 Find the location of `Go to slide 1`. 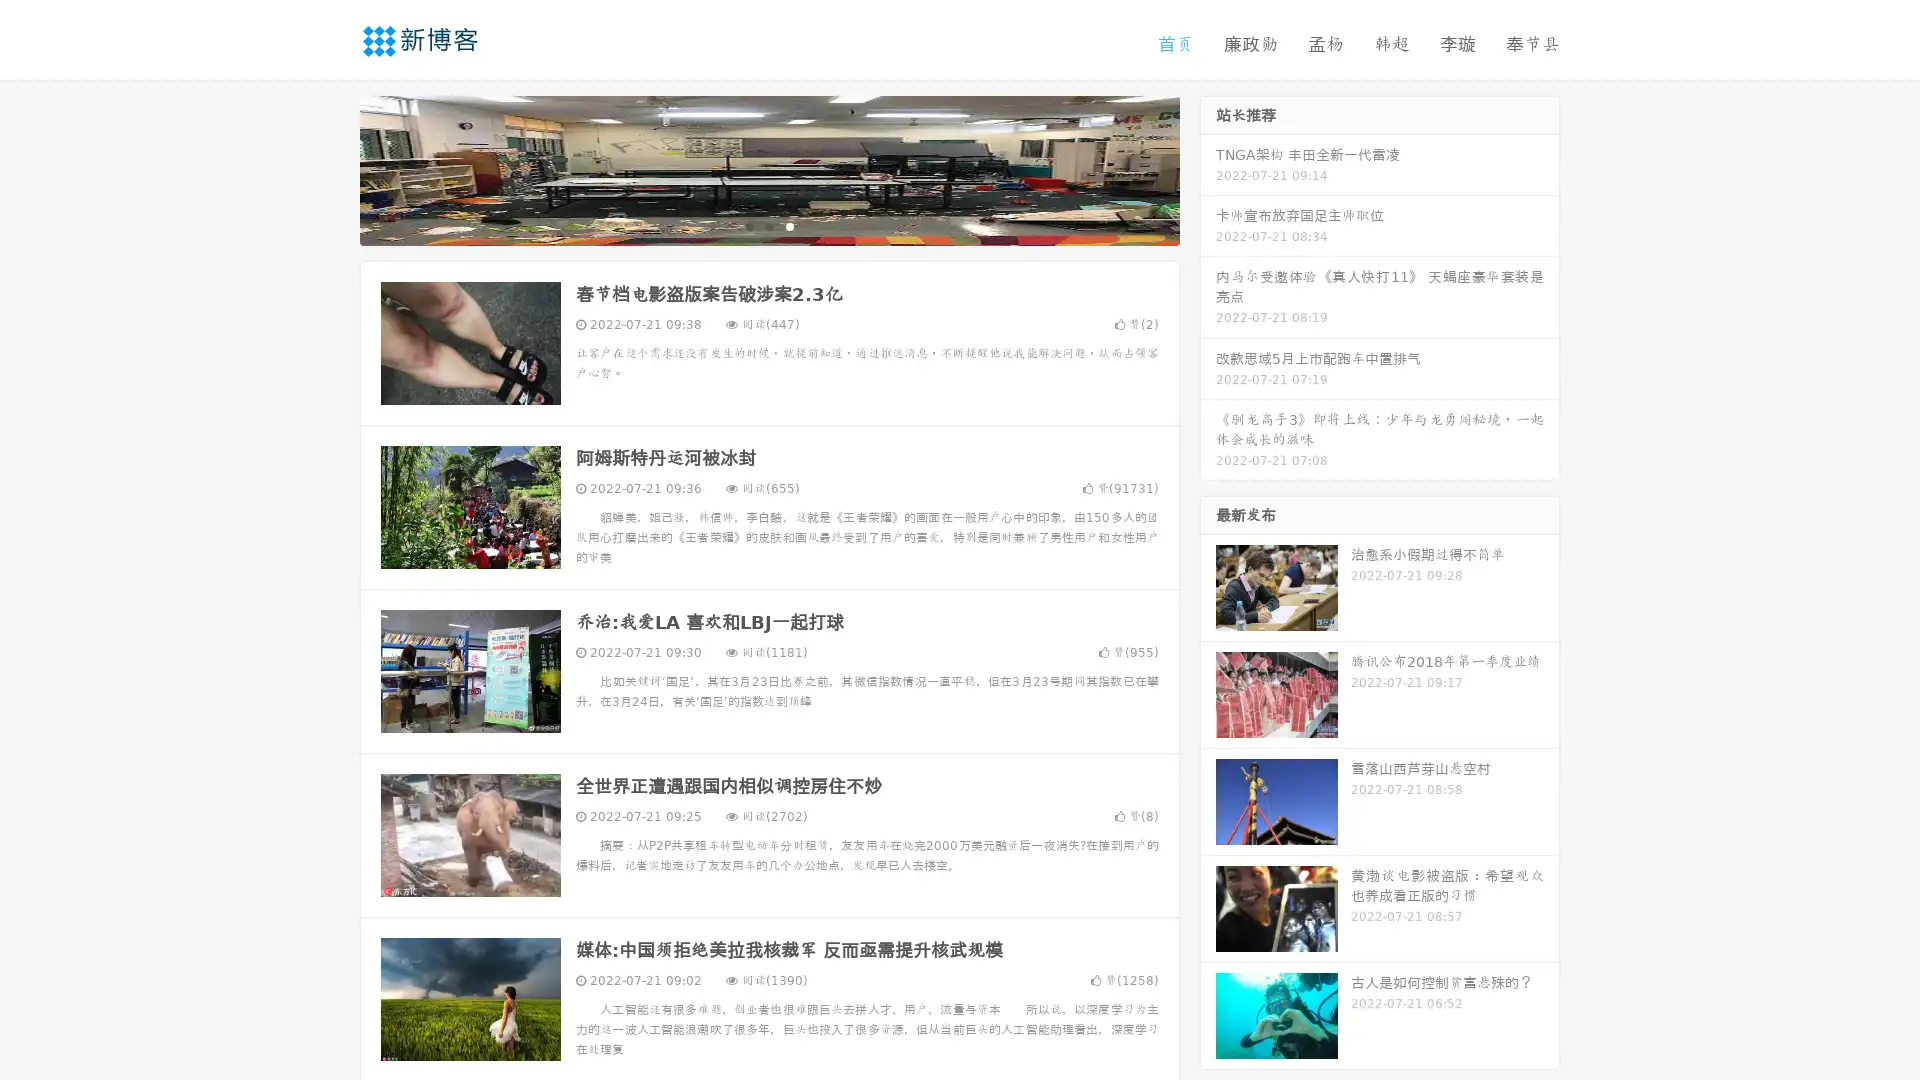

Go to slide 1 is located at coordinates (748, 225).